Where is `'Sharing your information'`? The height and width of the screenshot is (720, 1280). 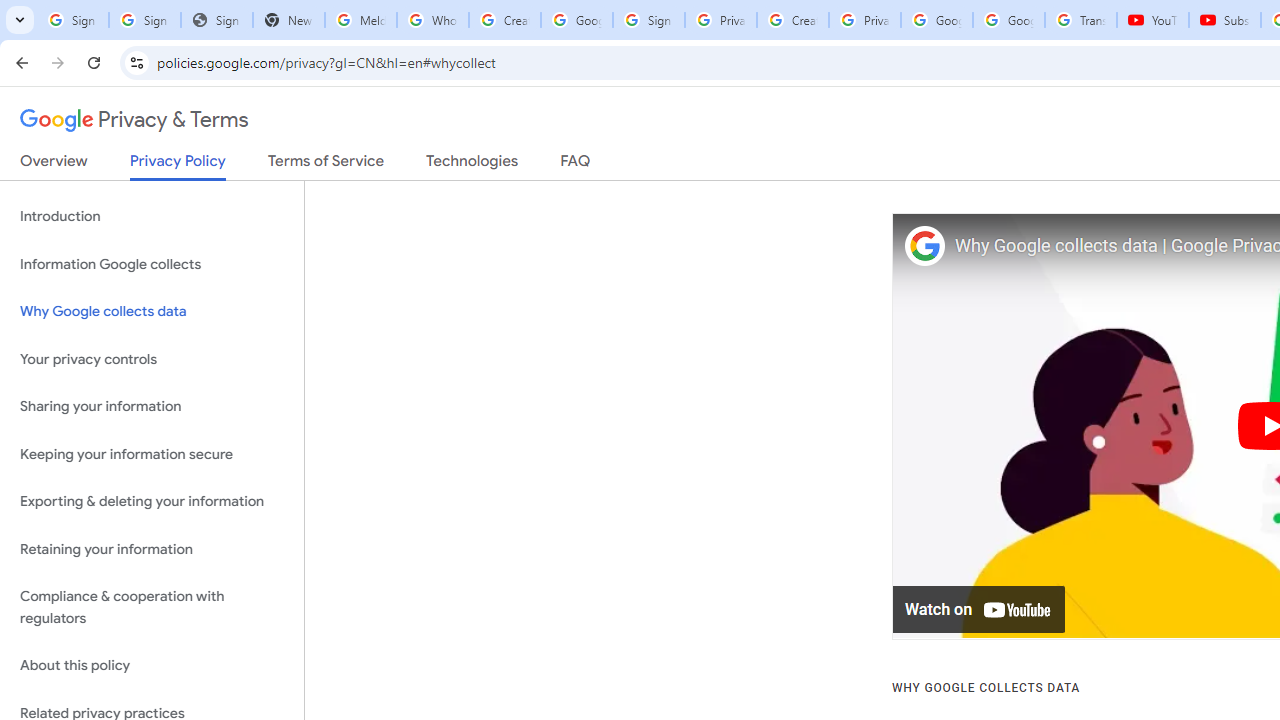
'Sharing your information' is located at coordinates (151, 406).